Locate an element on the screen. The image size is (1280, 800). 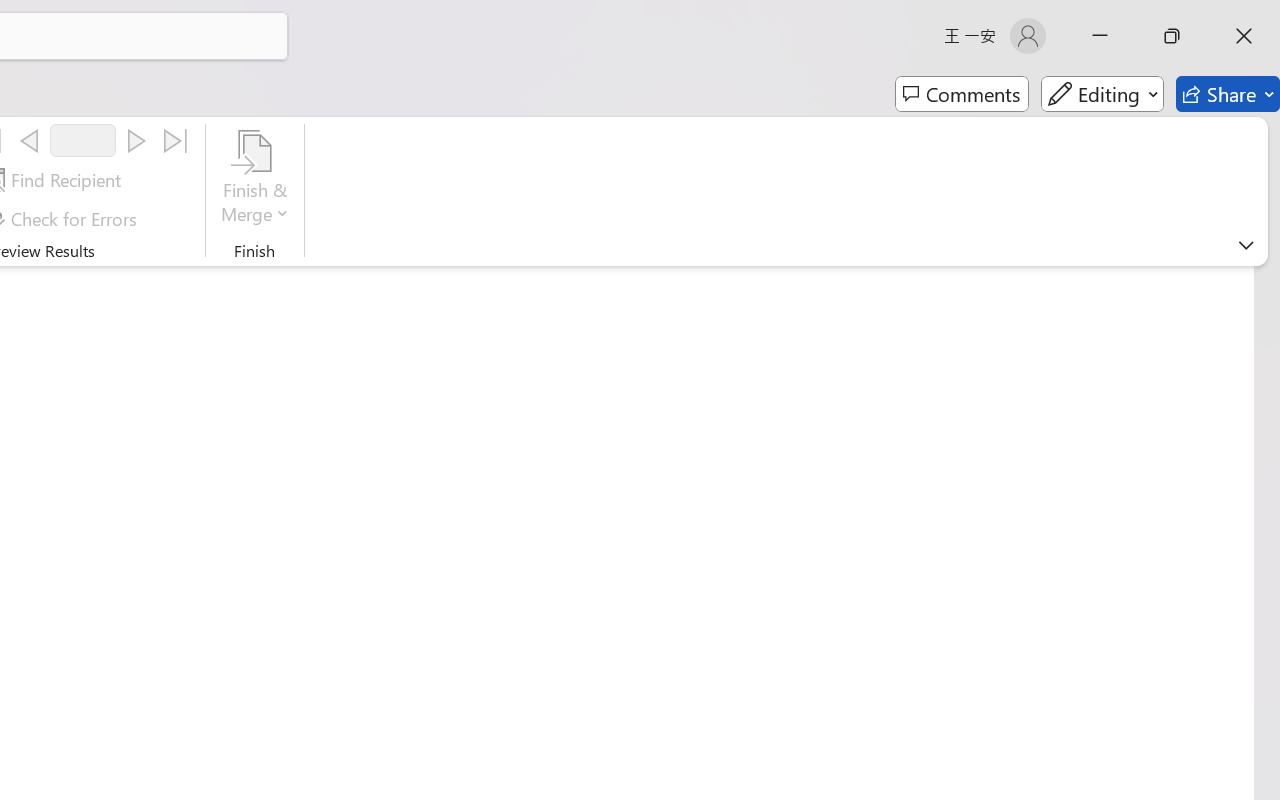
'Restore Down' is located at coordinates (1172, 35).